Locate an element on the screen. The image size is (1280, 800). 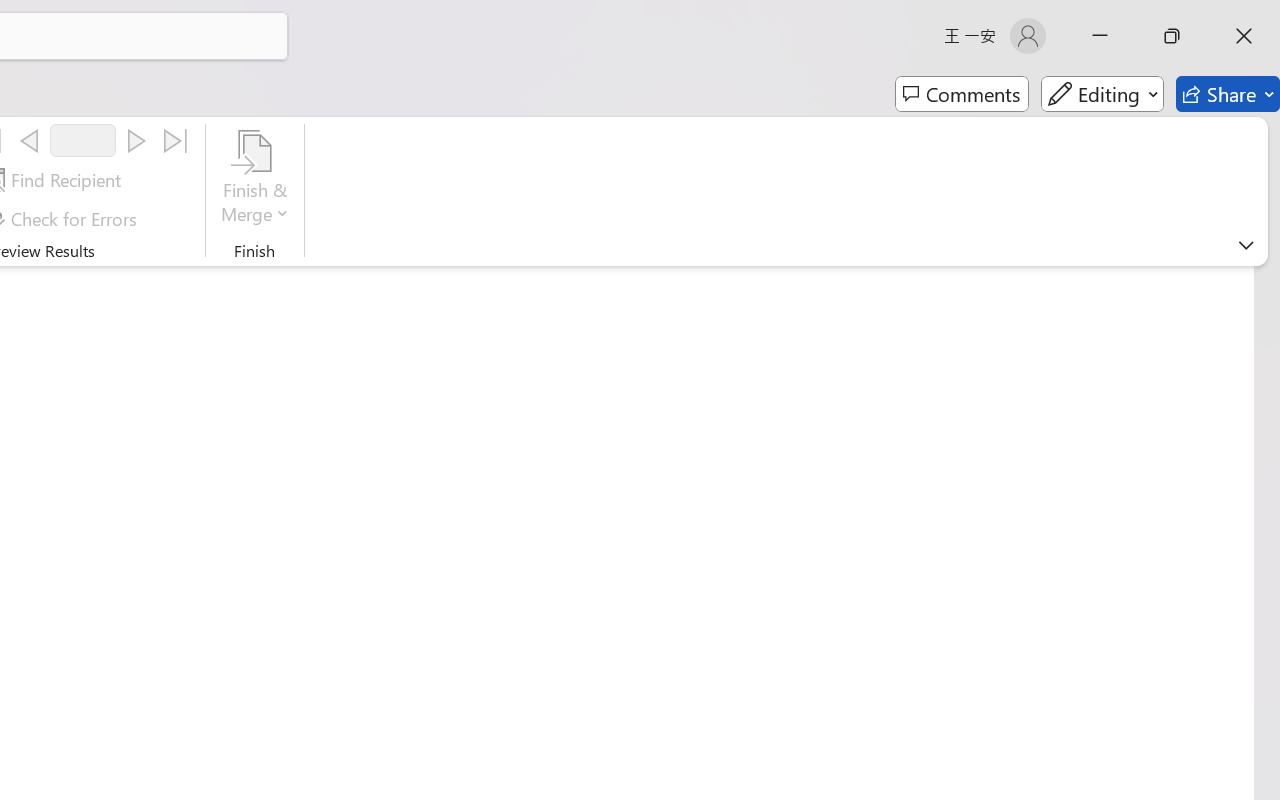
'Restore Down' is located at coordinates (1172, 35).